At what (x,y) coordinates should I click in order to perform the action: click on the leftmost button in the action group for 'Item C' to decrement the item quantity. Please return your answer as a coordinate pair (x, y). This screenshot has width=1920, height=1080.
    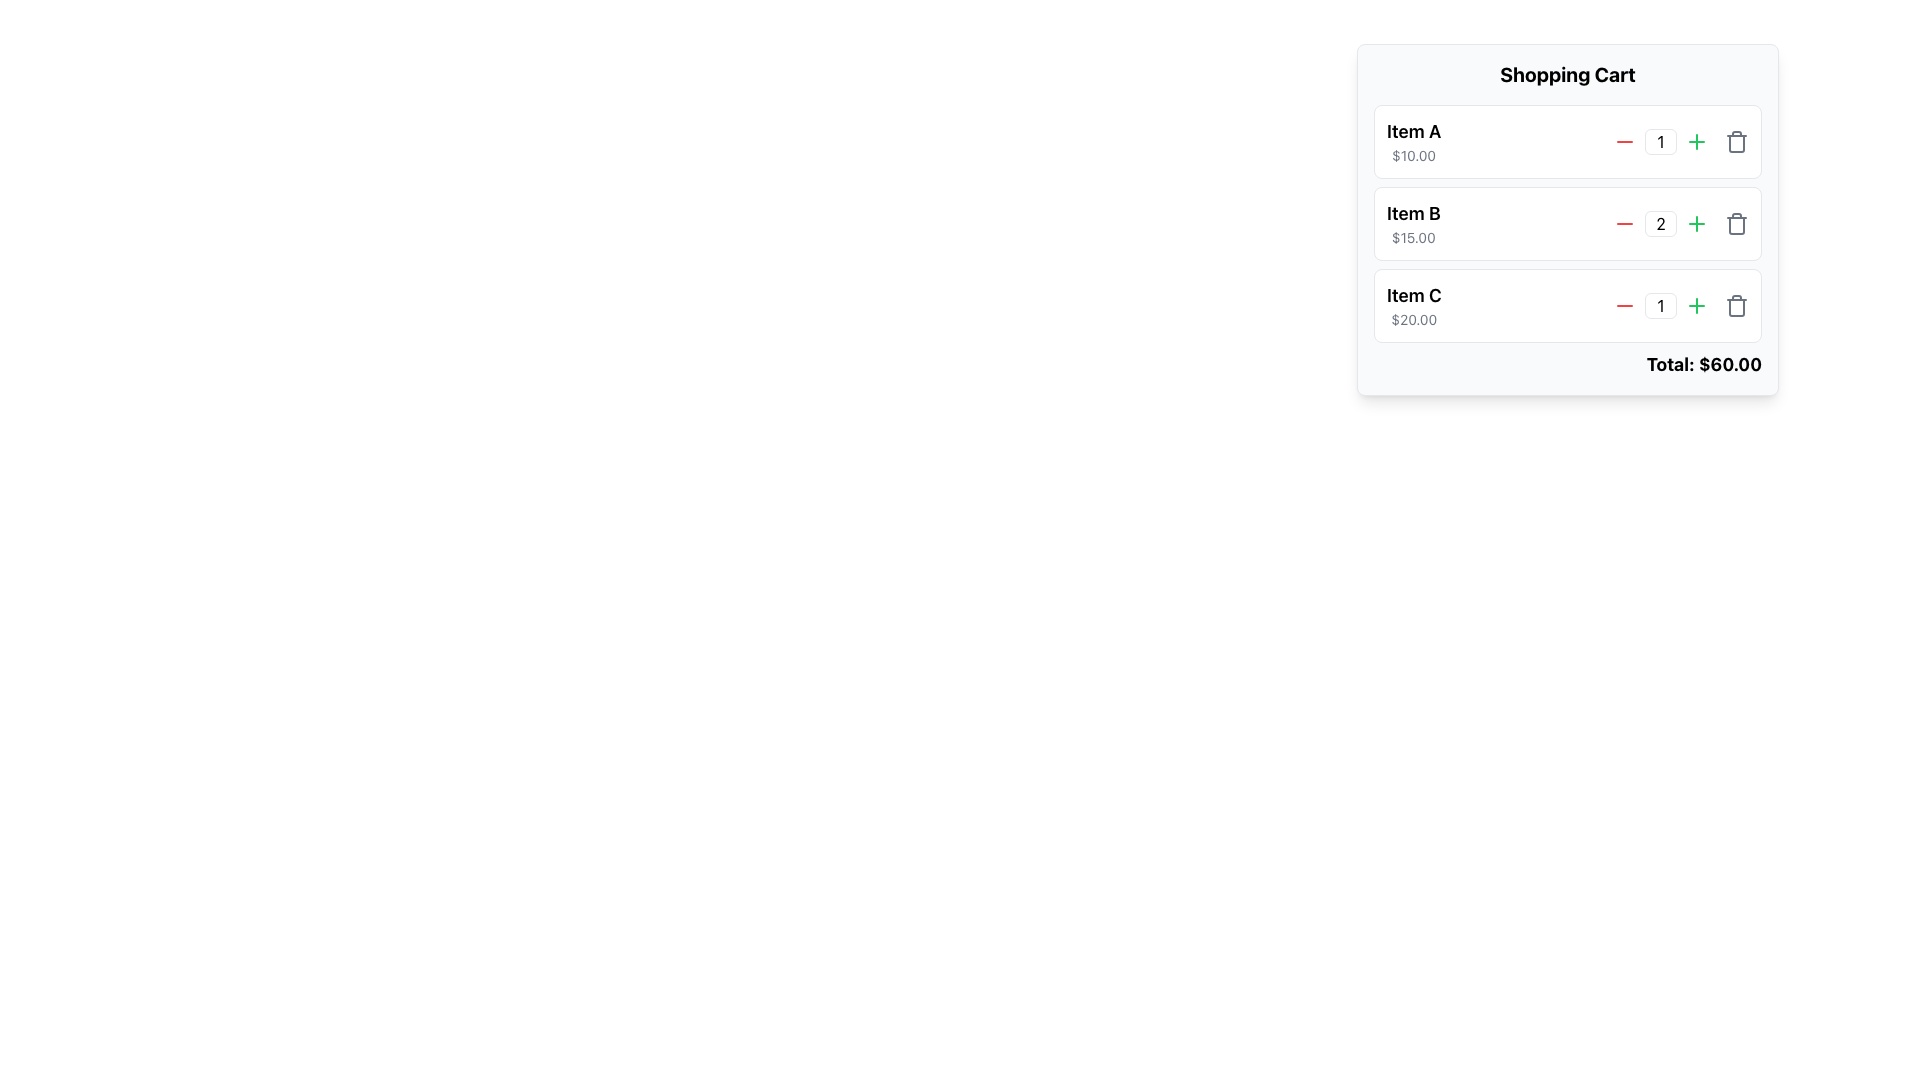
    Looking at the image, I should click on (1625, 305).